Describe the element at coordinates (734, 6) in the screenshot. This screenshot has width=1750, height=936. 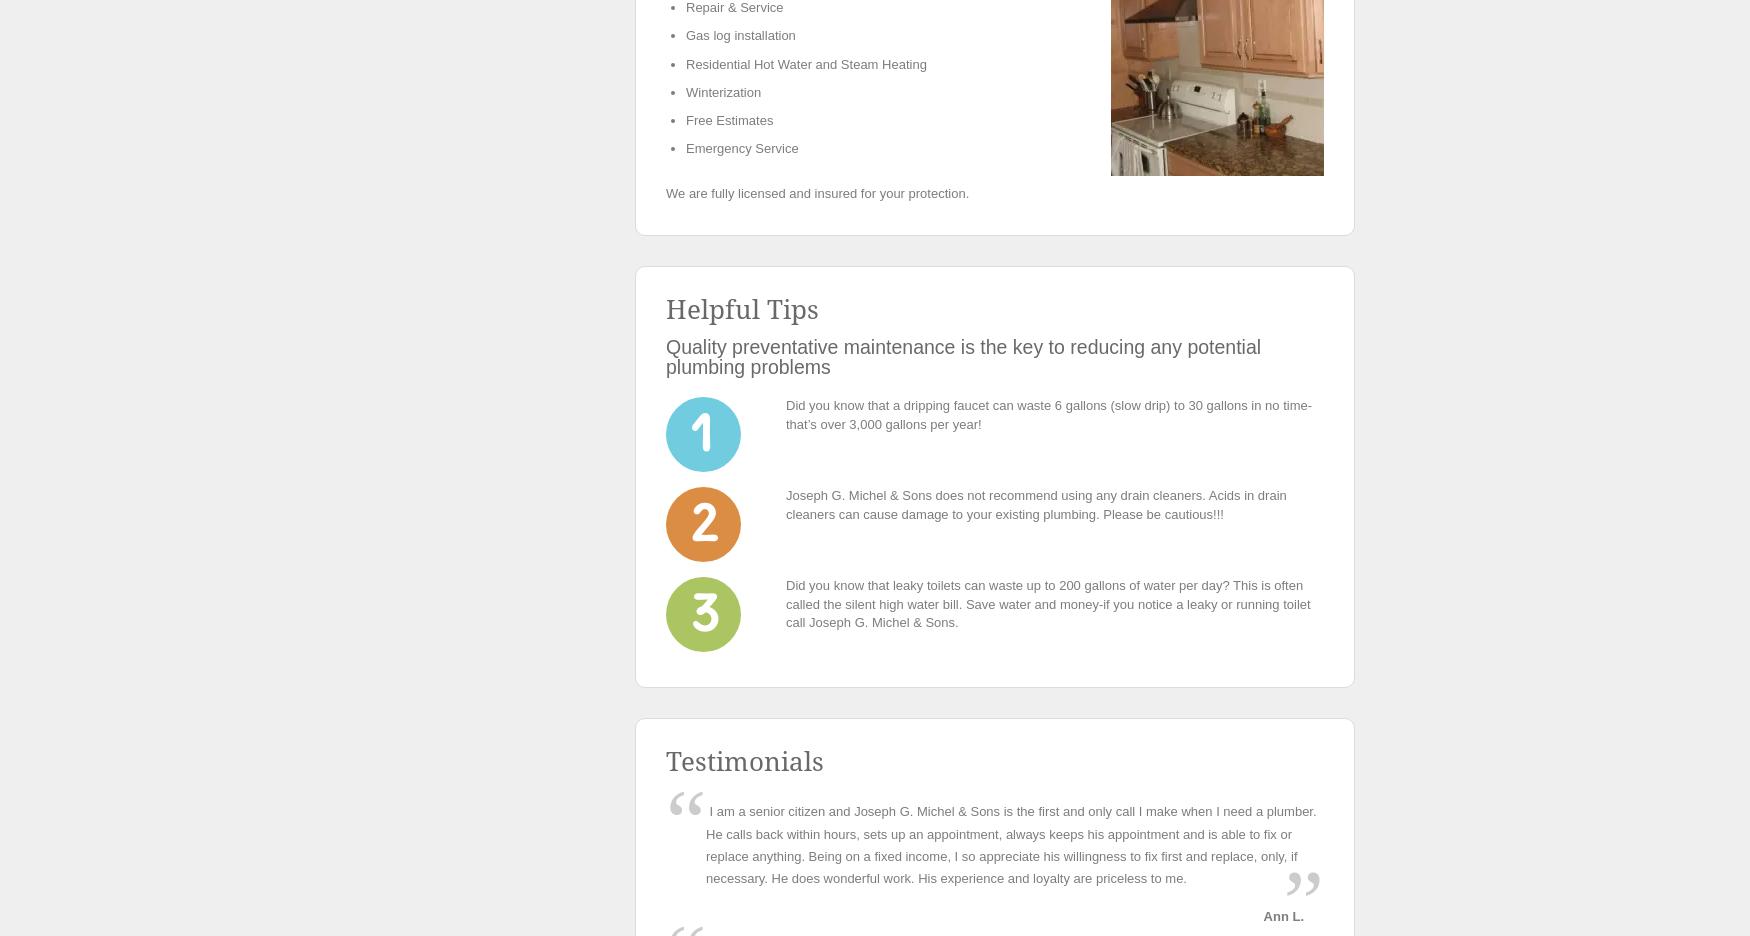
I see `'Repair & Service'` at that location.